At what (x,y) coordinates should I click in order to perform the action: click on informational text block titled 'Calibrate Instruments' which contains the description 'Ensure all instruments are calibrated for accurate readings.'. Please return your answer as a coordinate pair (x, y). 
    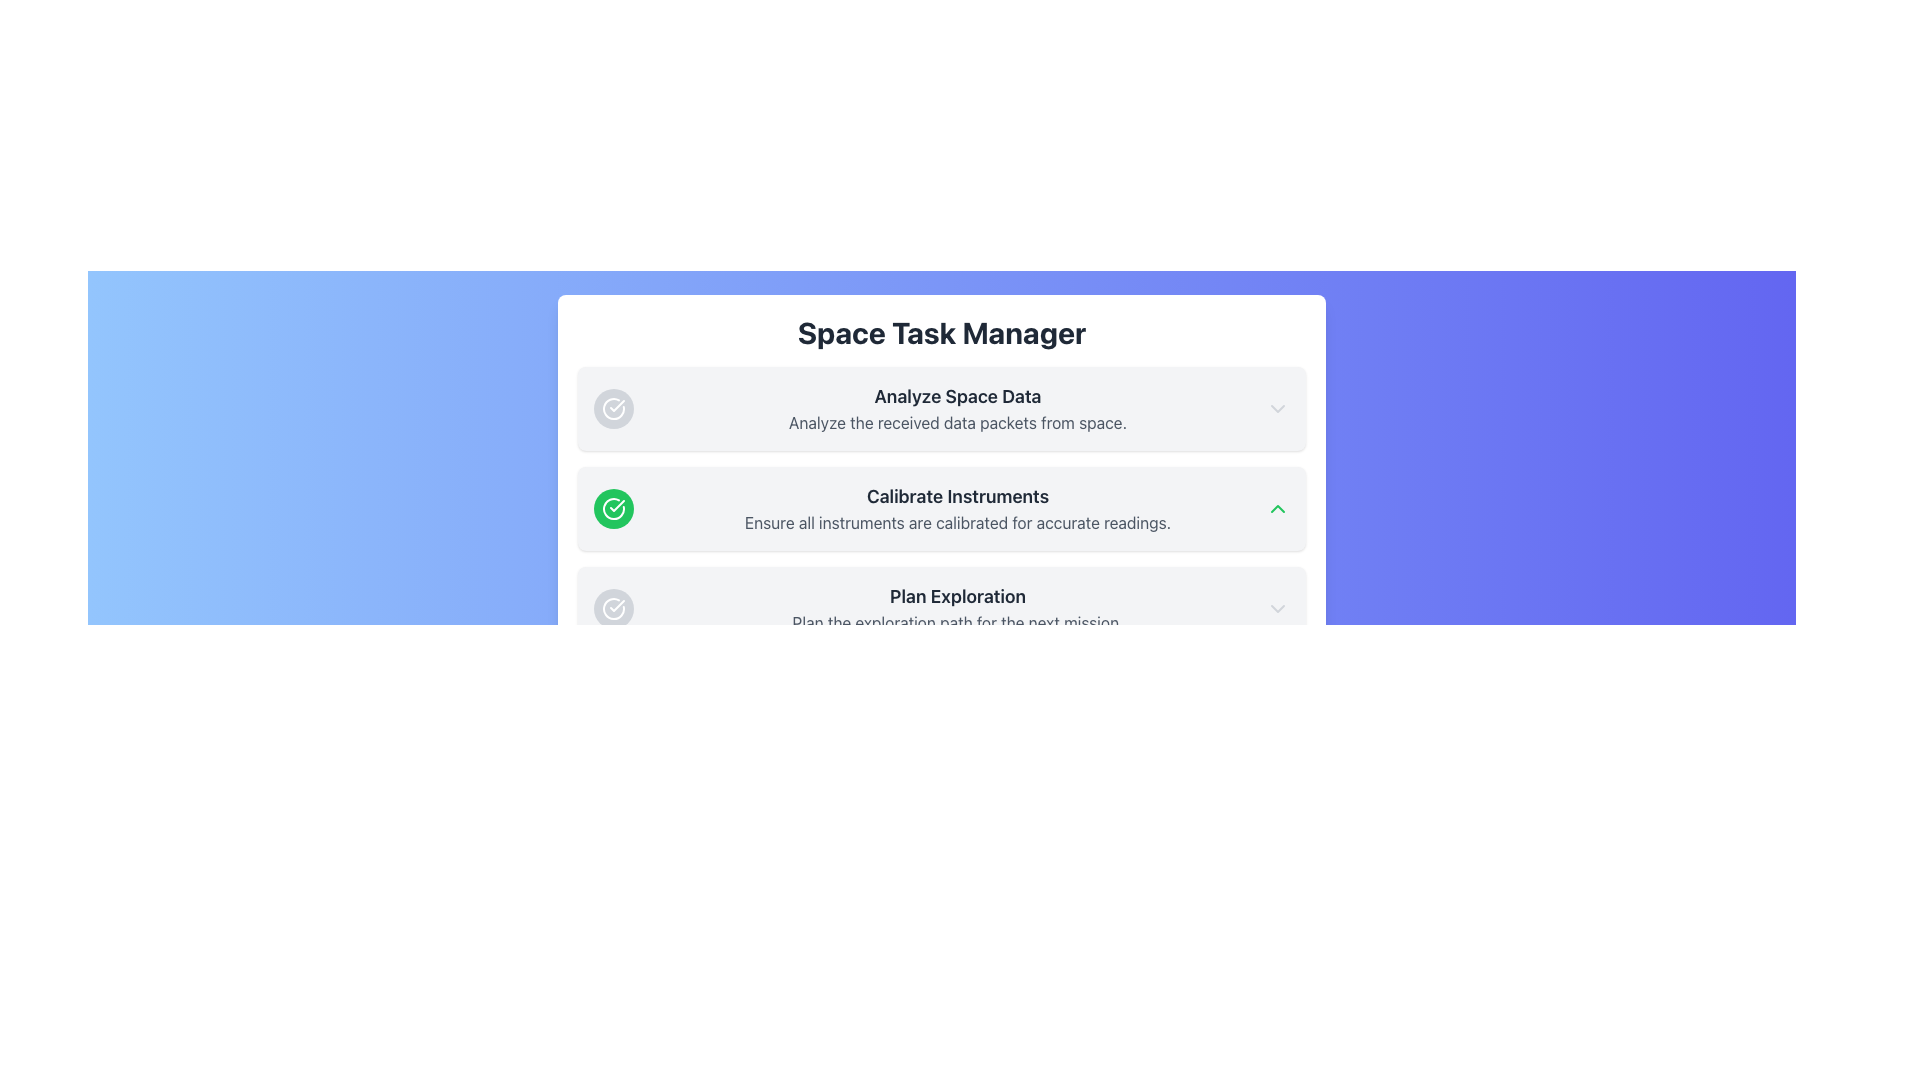
    Looking at the image, I should click on (957, 508).